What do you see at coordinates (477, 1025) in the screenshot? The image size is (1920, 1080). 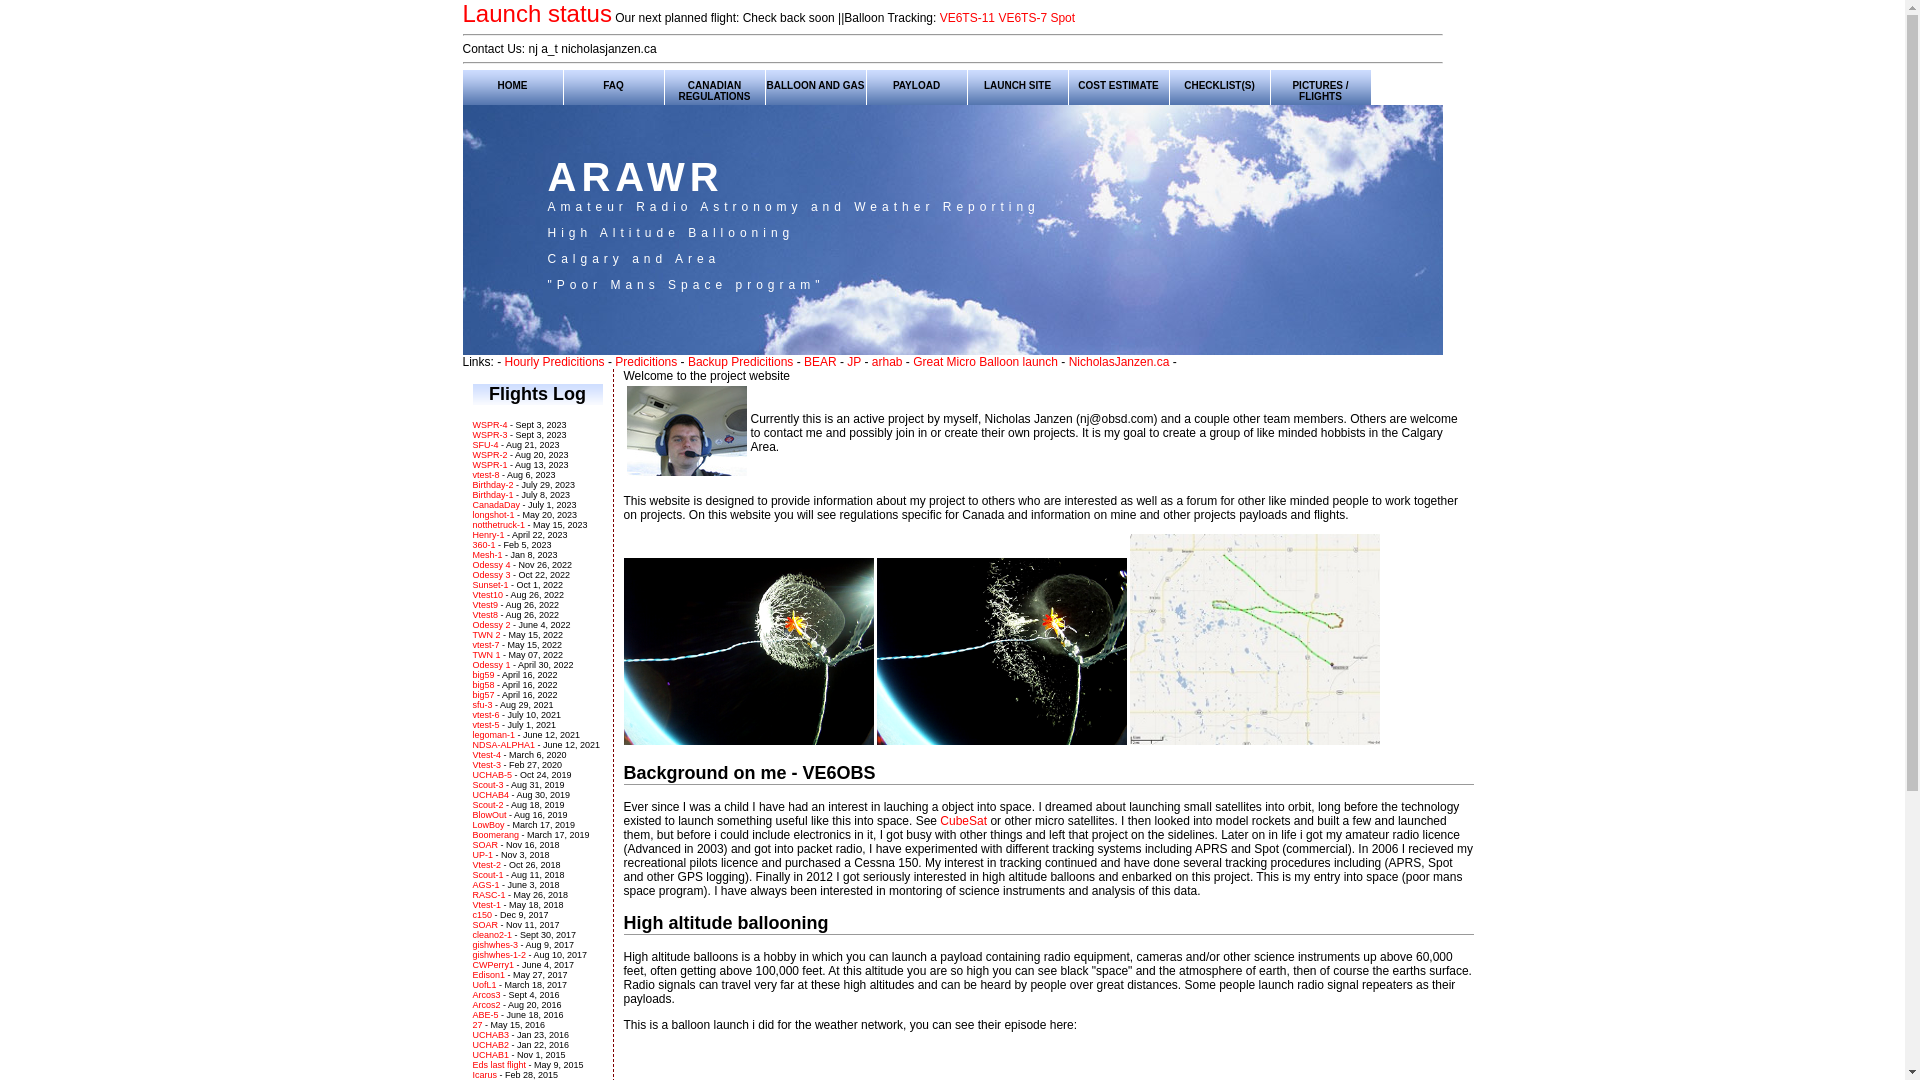 I see `'27'` at bounding box center [477, 1025].